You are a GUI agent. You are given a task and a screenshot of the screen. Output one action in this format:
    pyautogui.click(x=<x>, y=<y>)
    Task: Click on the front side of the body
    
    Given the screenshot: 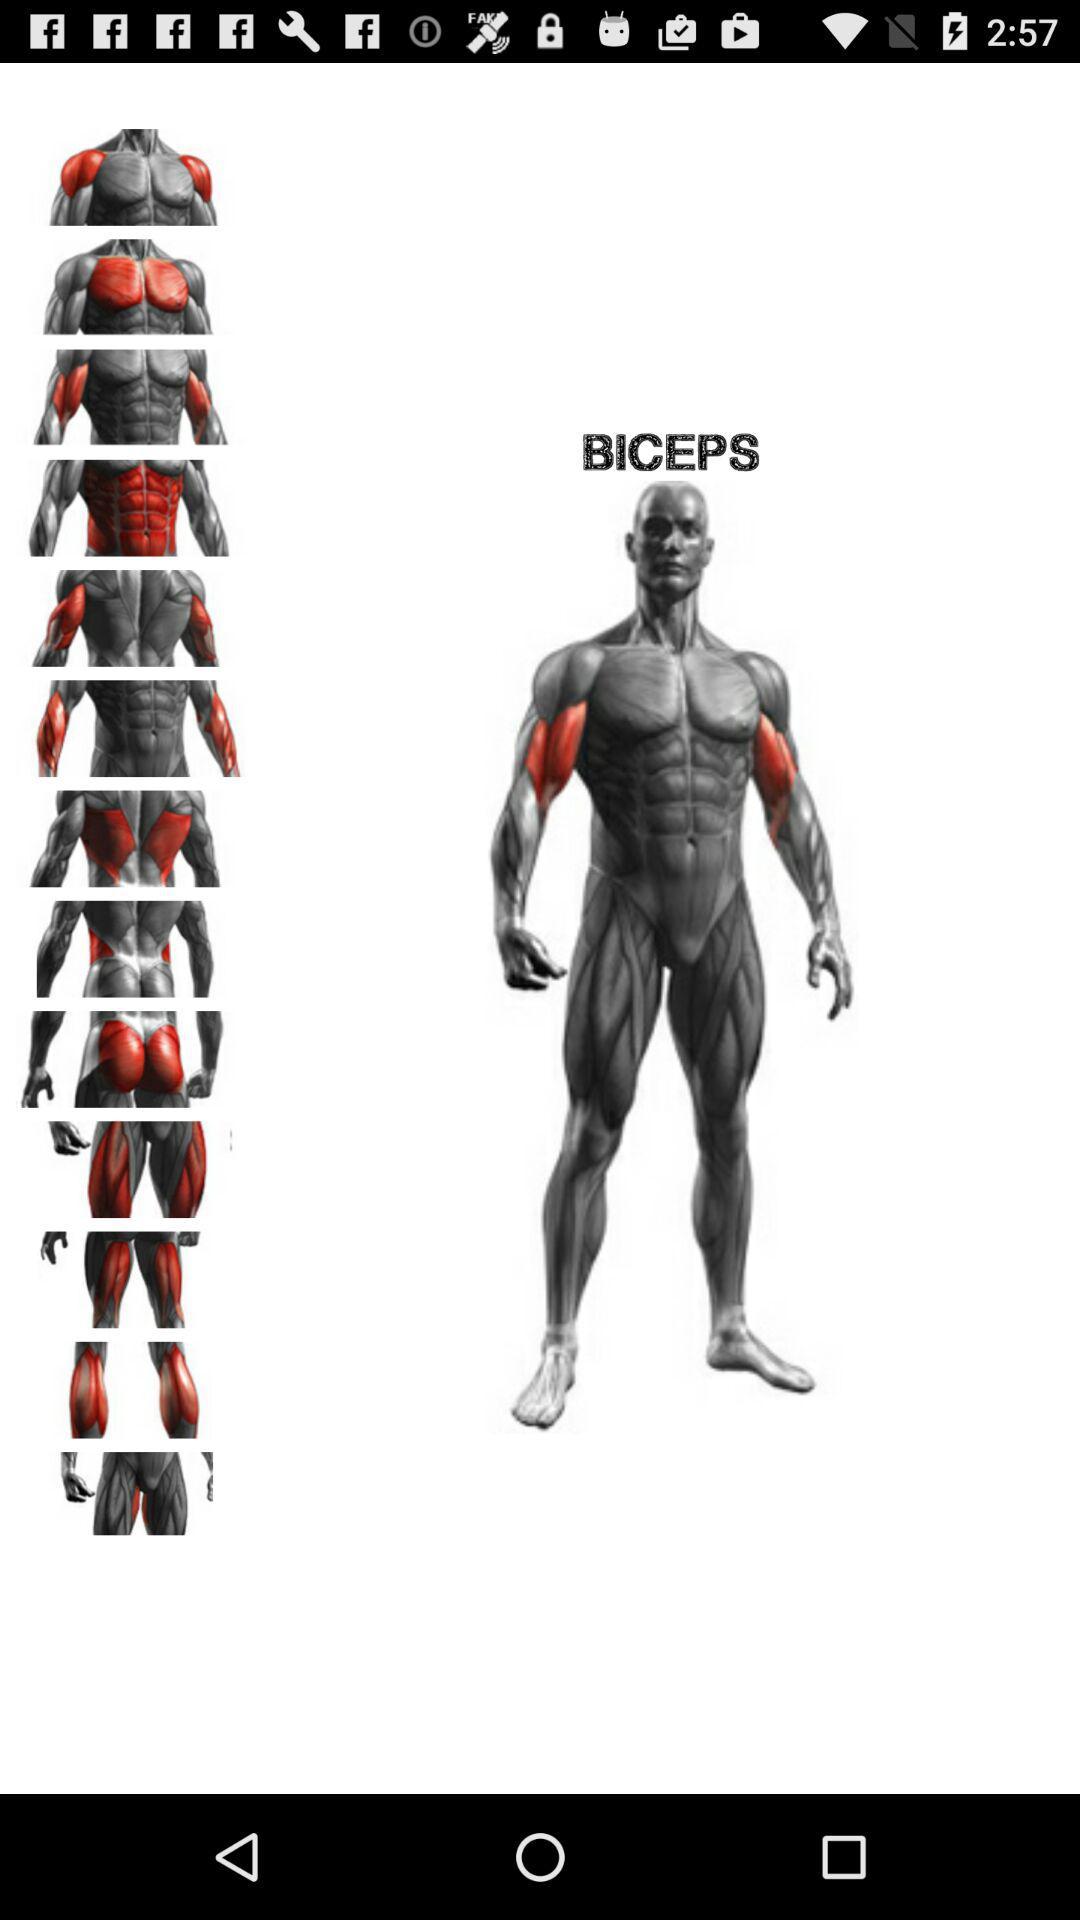 What is the action you would take?
    pyautogui.click(x=131, y=279)
    